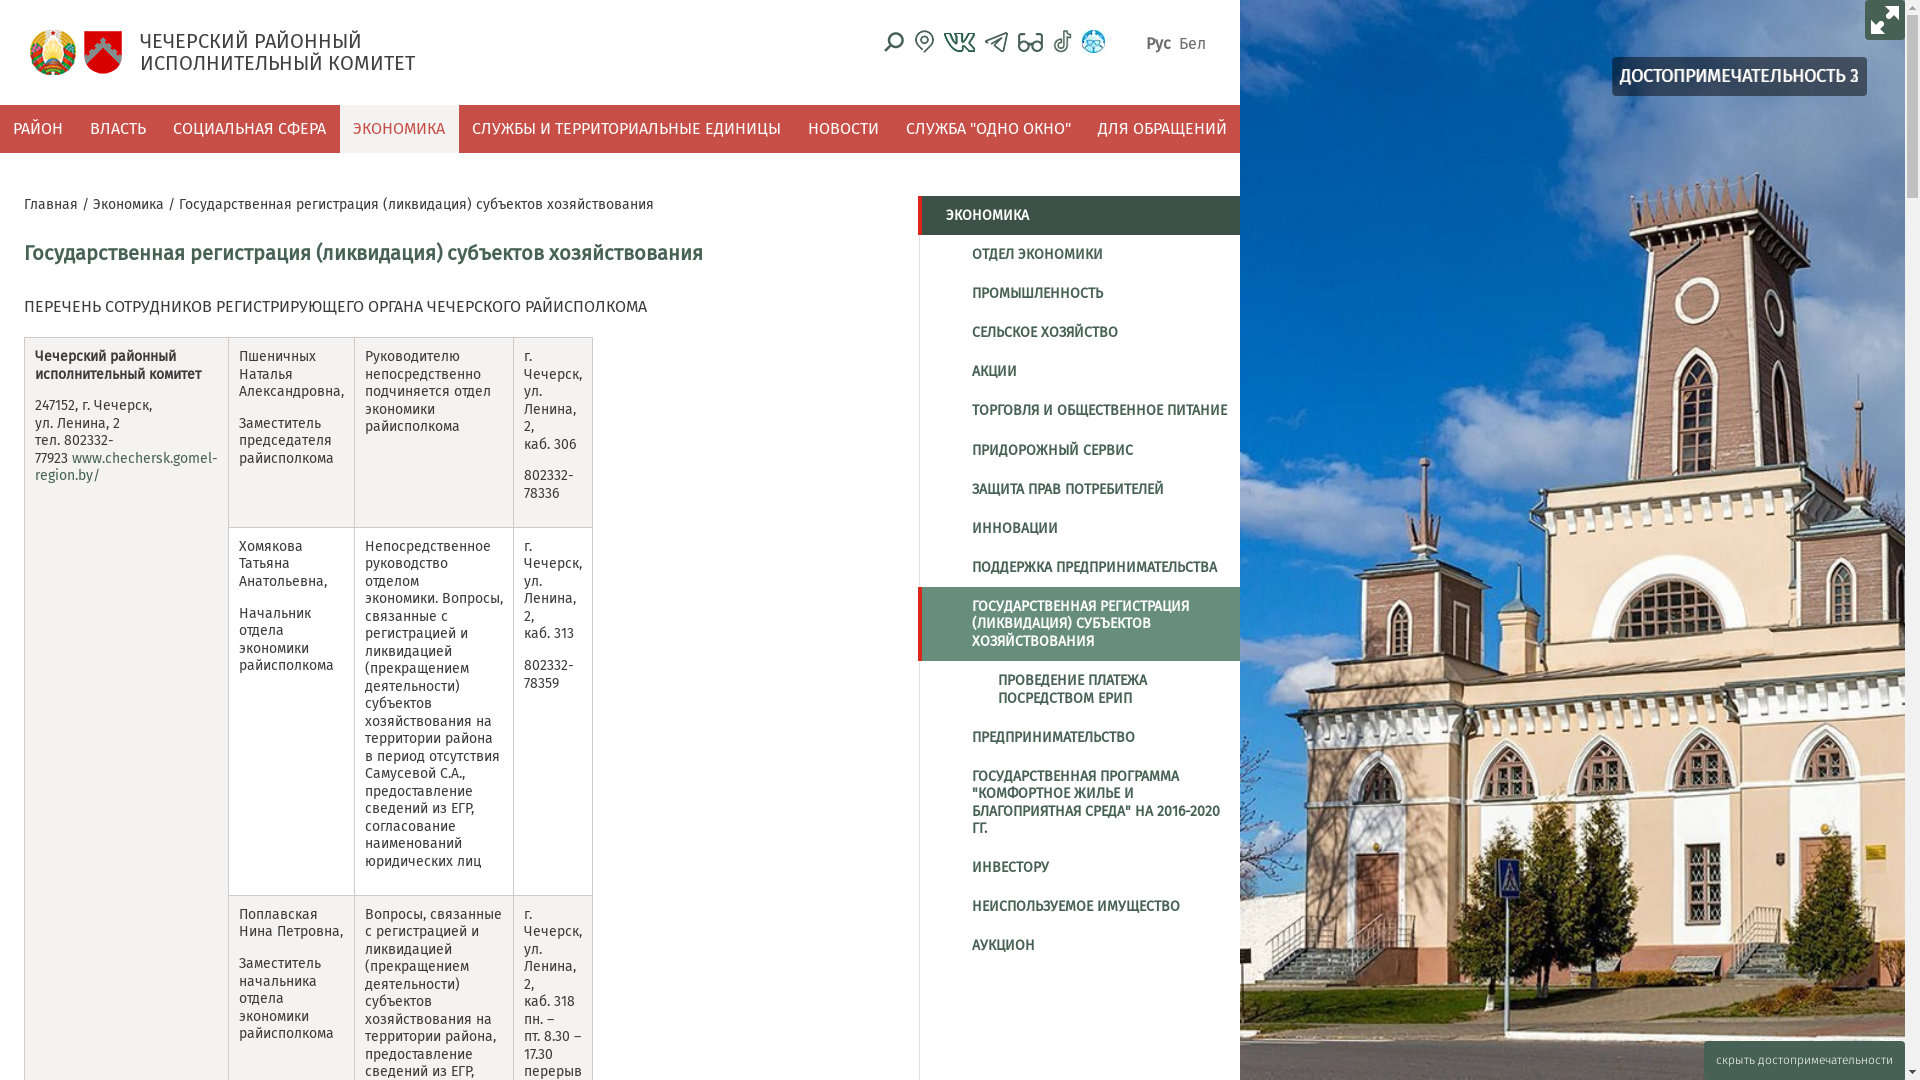 The height and width of the screenshot is (1080, 1920). I want to click on 'telegram', so click(996, 41).